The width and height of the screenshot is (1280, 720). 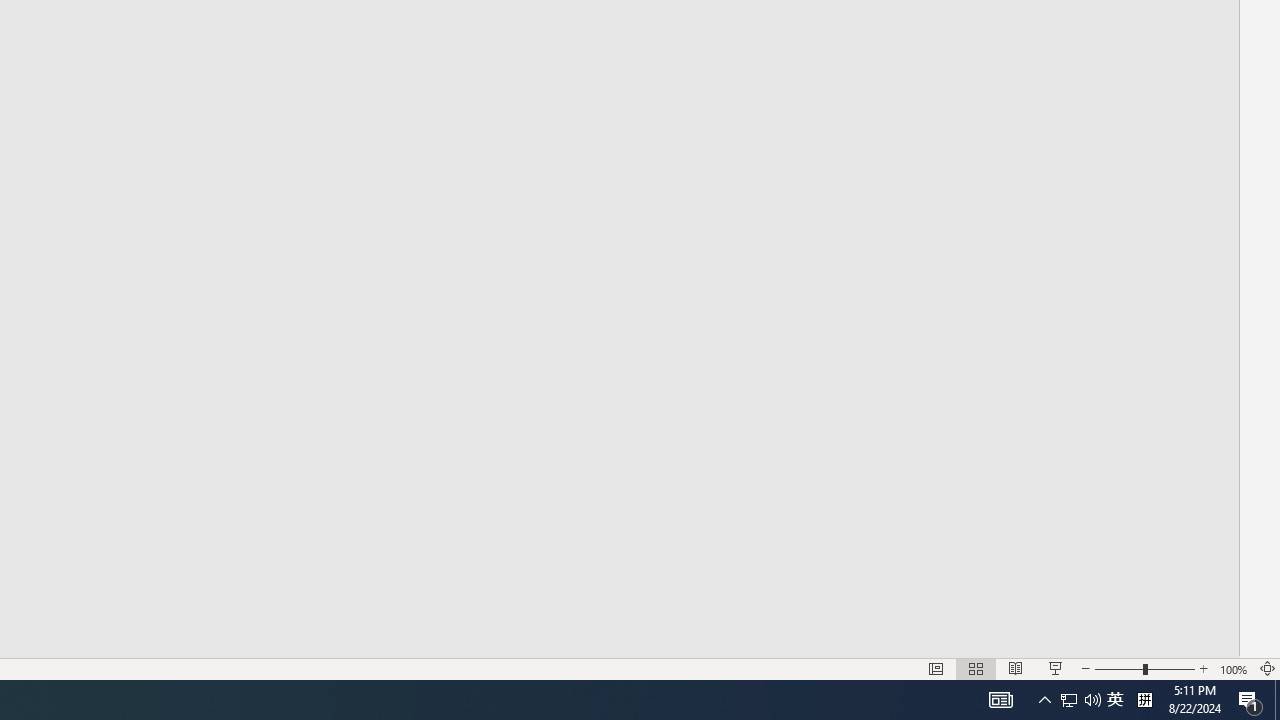 What do you see at coordinates (1233, 669) in the screenshot?
I see `'Zoom 100%'` at bounding box center [1233, 669].